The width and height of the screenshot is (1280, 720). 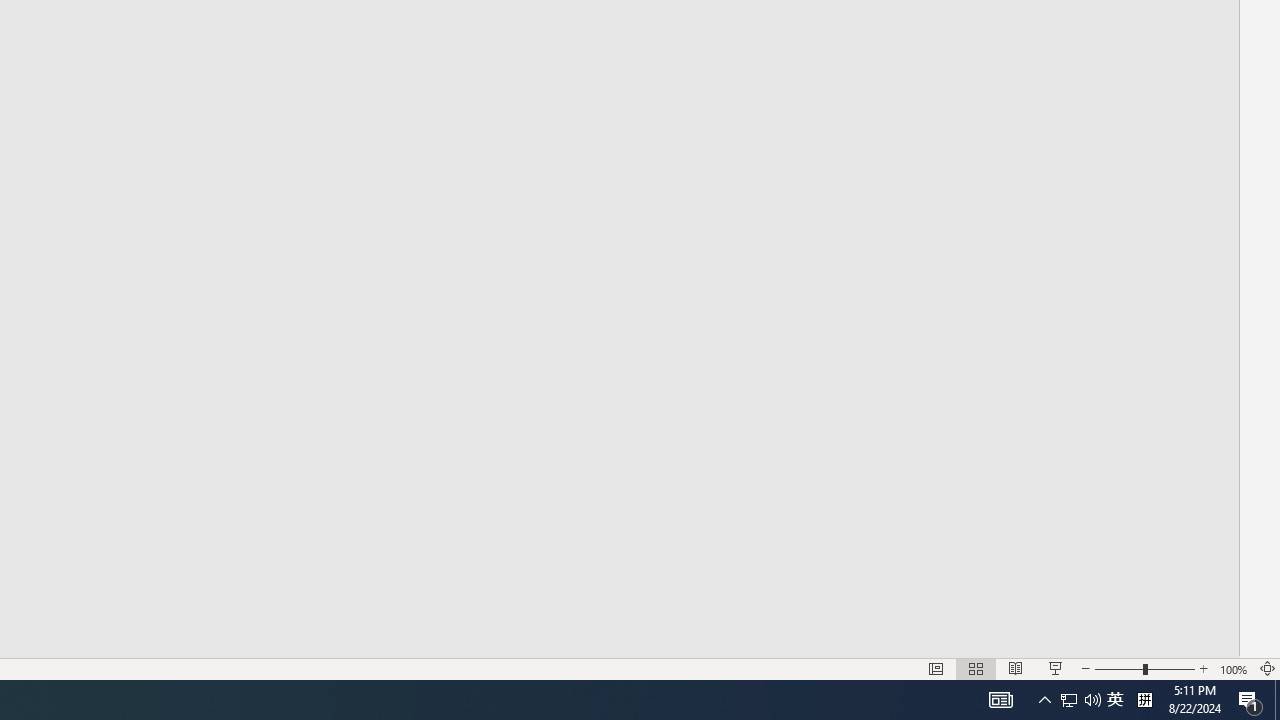 What do you see at coordinates (1233, 669) in the screenshot?
I see `'Zoom 100%'` at bounding box center [1233, 669].